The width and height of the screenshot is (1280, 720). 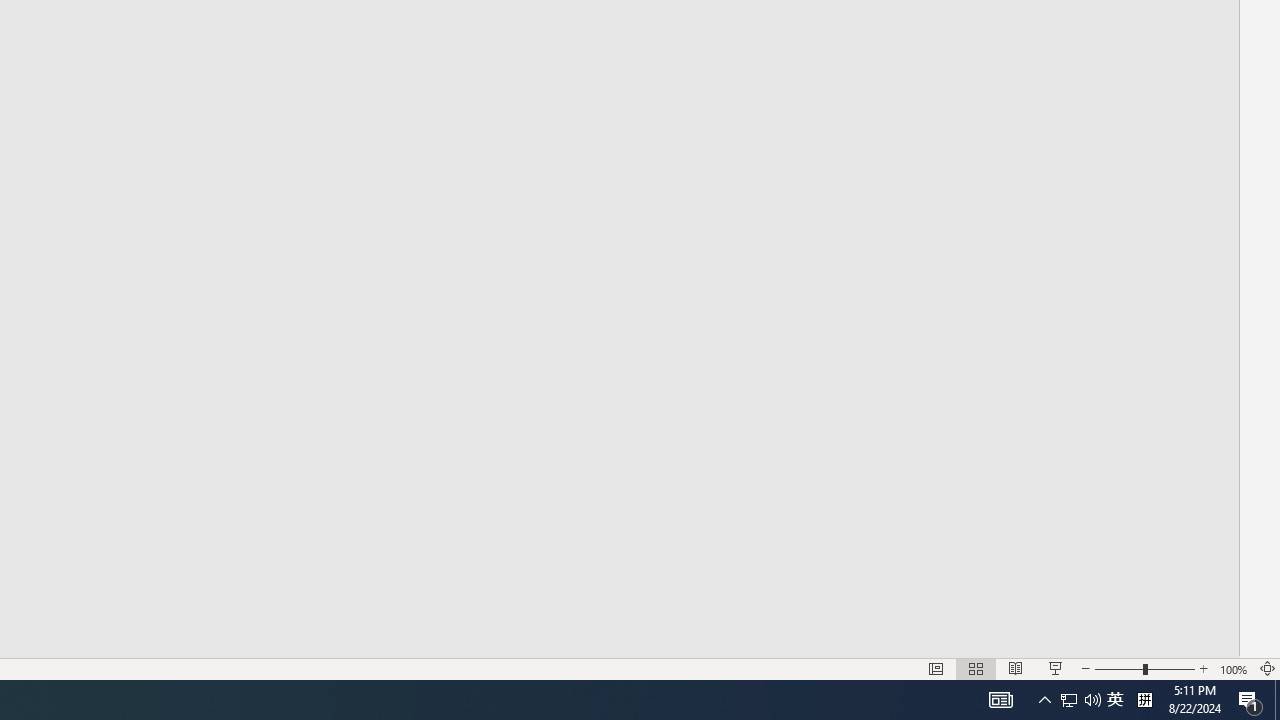 What do you see at coordinates (1233, 669) in the screenshot?
I see `'Zoom 100%'` at bounding box center [1233, 669].